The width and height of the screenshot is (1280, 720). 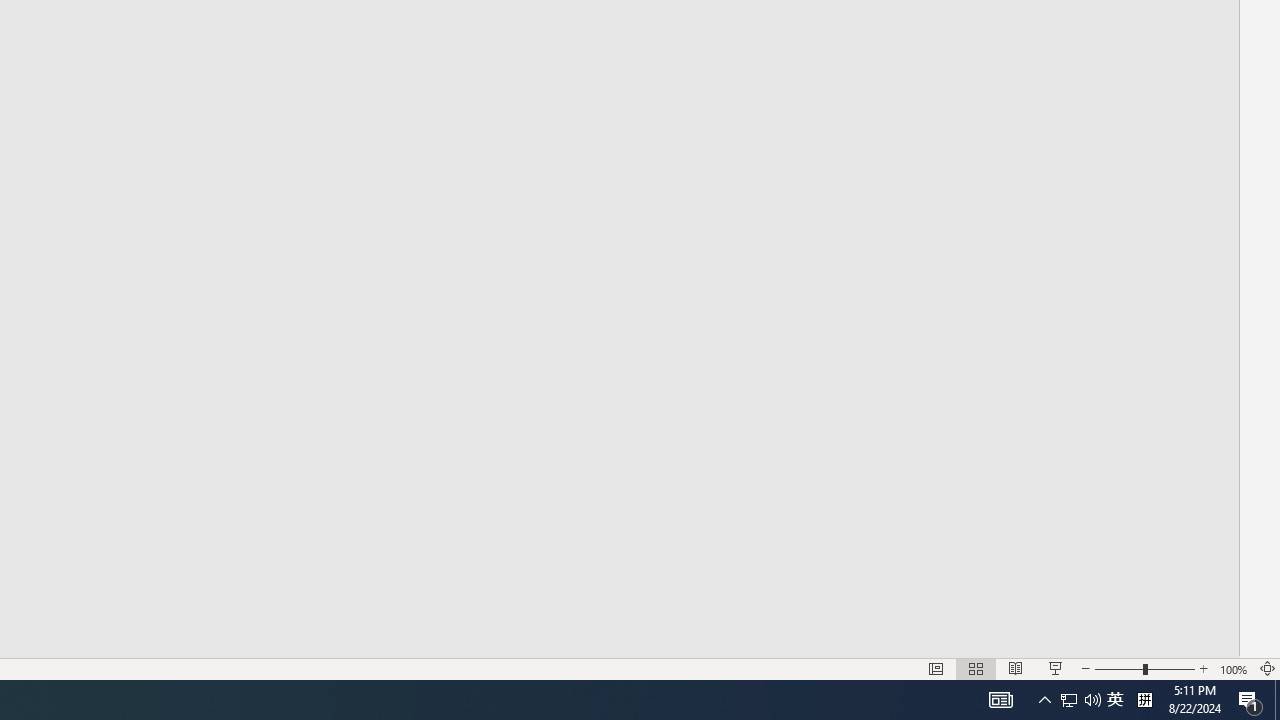 What do you see at coordinates (1233, 669) in the screenshot?
I see `'Zoom 100%'` at bounding box center [1233, 669].